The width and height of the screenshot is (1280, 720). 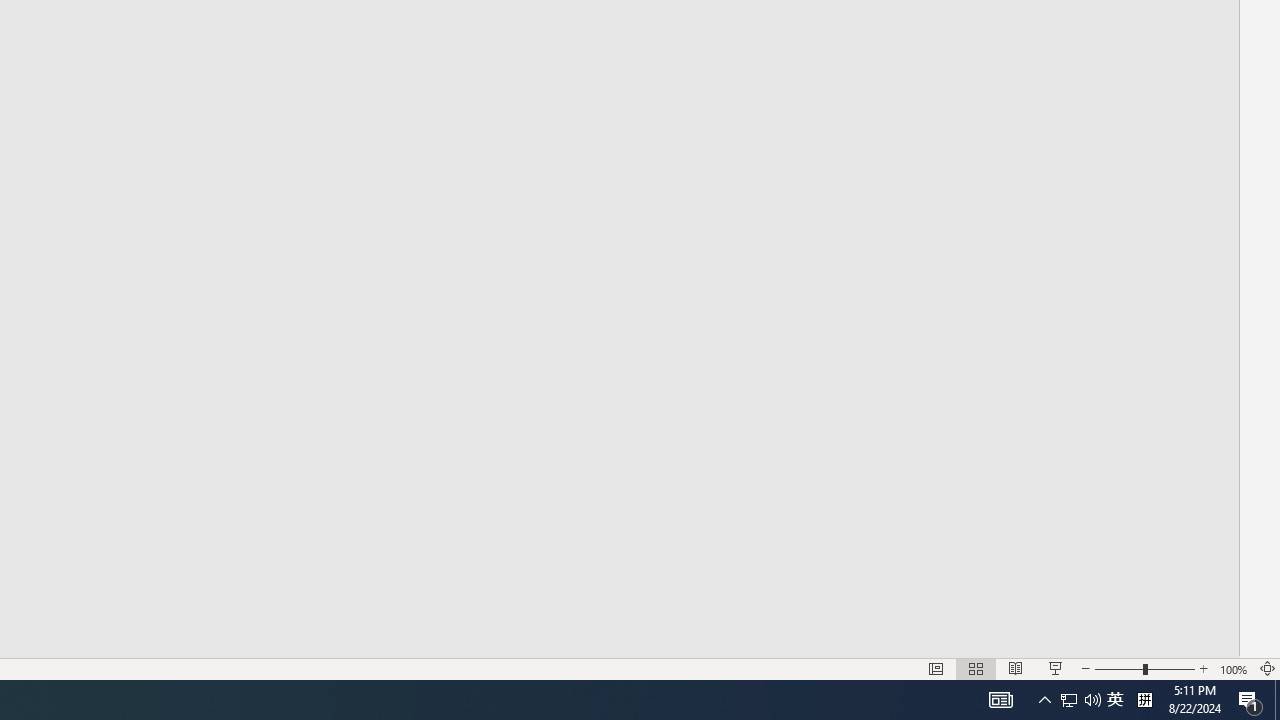 What do you see at coordinates (1233, 669) in the screenshot?
I see `'Zoom 100%'` at bounding box center [1233, 669].